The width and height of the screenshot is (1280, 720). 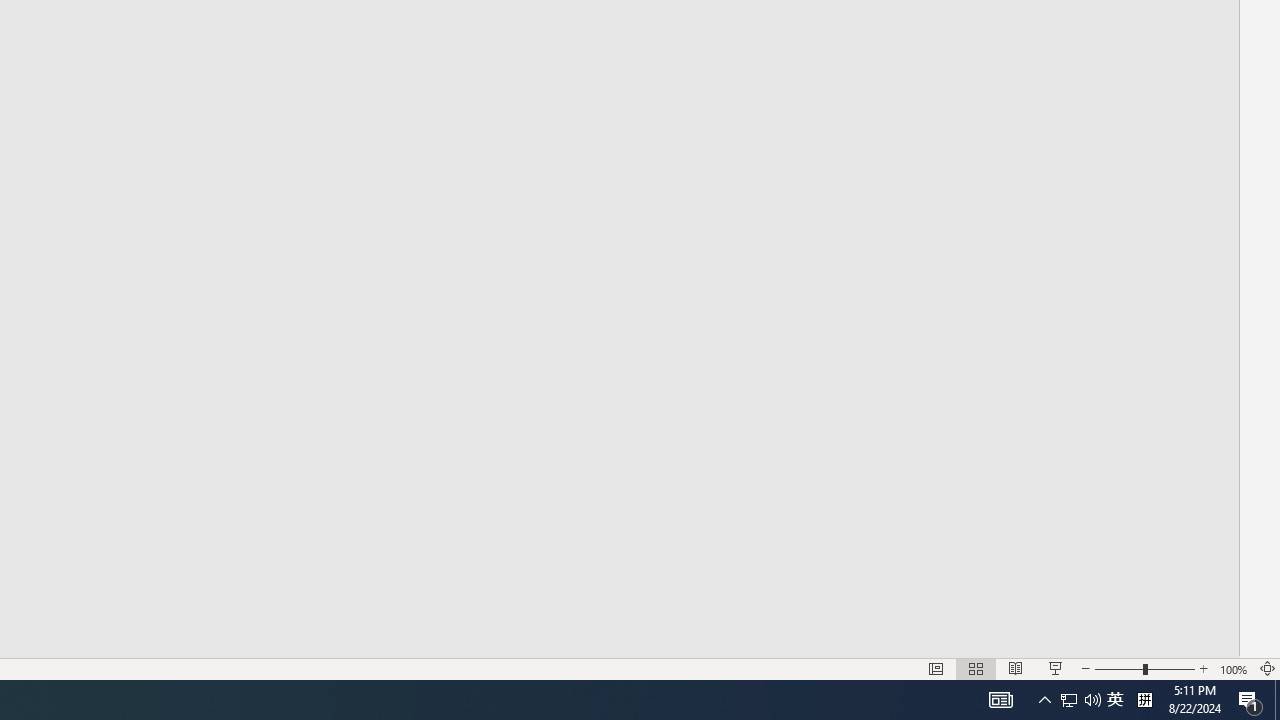 What do you see at coordinates (1233, 669) in the screenshot?
I see `'Zoom 100%'` at bounding box center [1233, 669].